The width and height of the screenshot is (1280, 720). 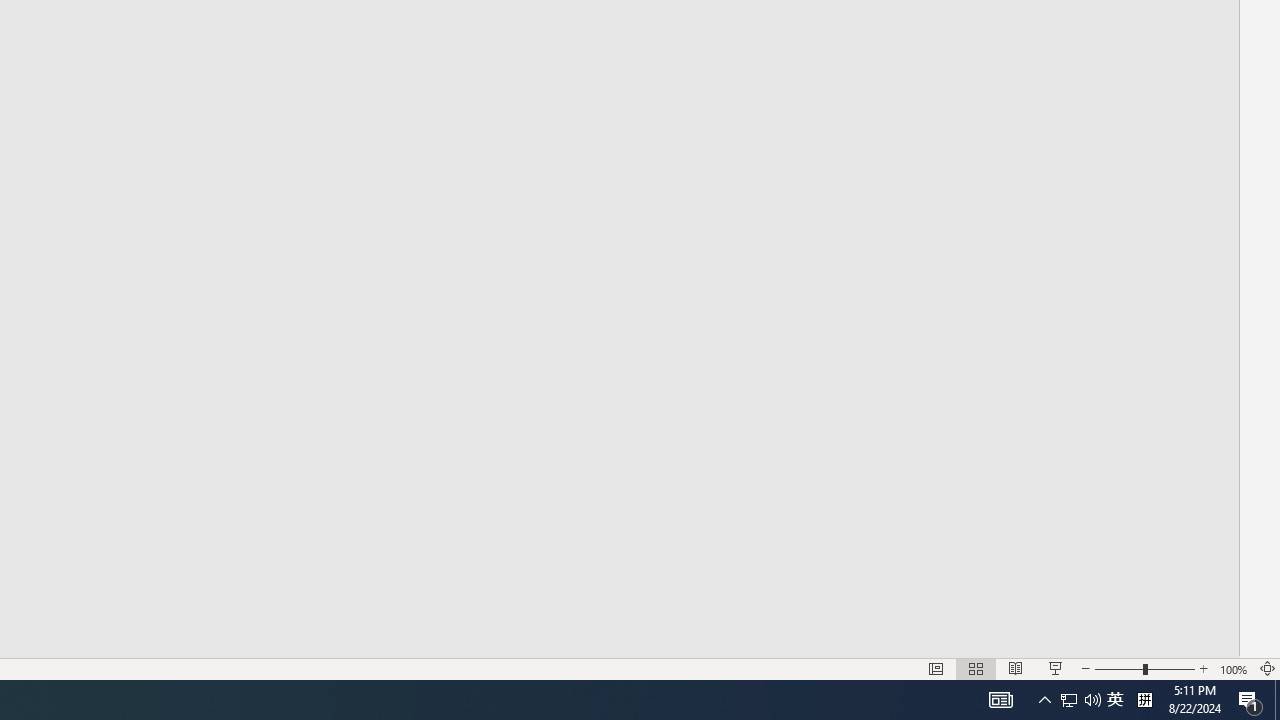 What do you see at coordinates (1233, 669) in the screenshot?
I see `'Zoom 100%'` at bounding box center [1233, 669].